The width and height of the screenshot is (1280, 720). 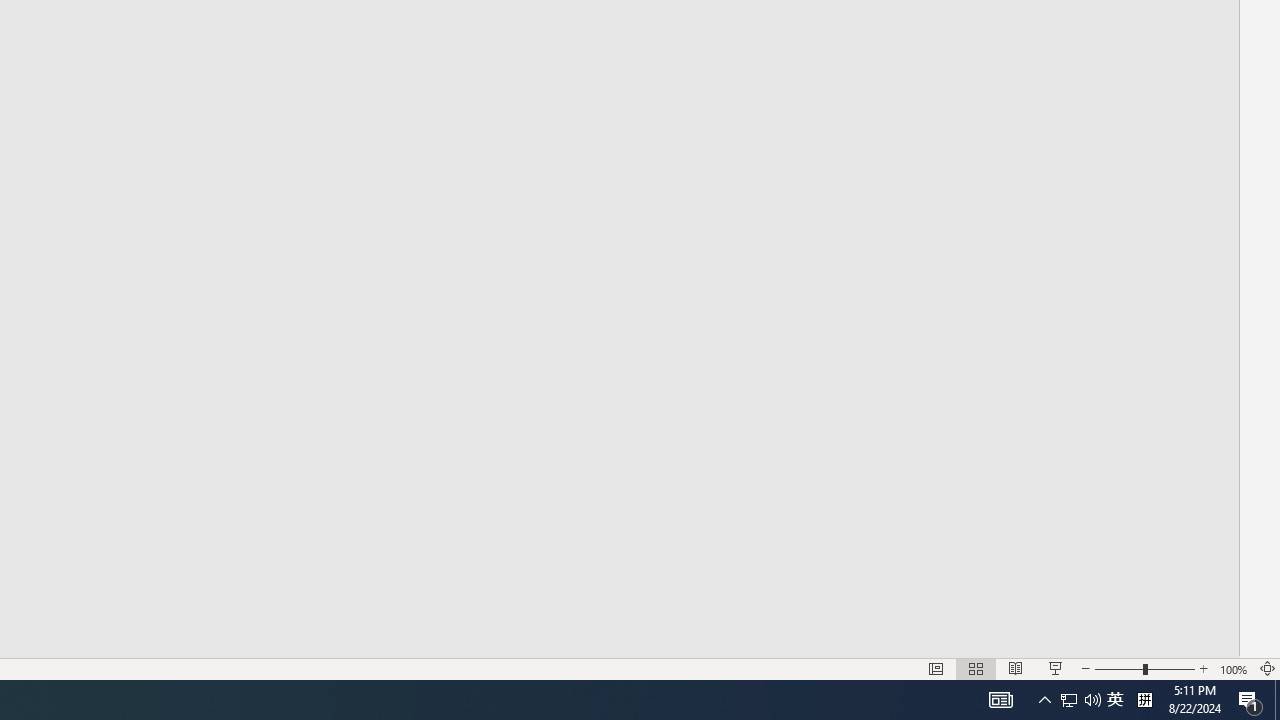 What do you see at coordinates (1233, 669) in the screenshot?
I see `'Zoom 100%'` at bounding box center [1233, 669].